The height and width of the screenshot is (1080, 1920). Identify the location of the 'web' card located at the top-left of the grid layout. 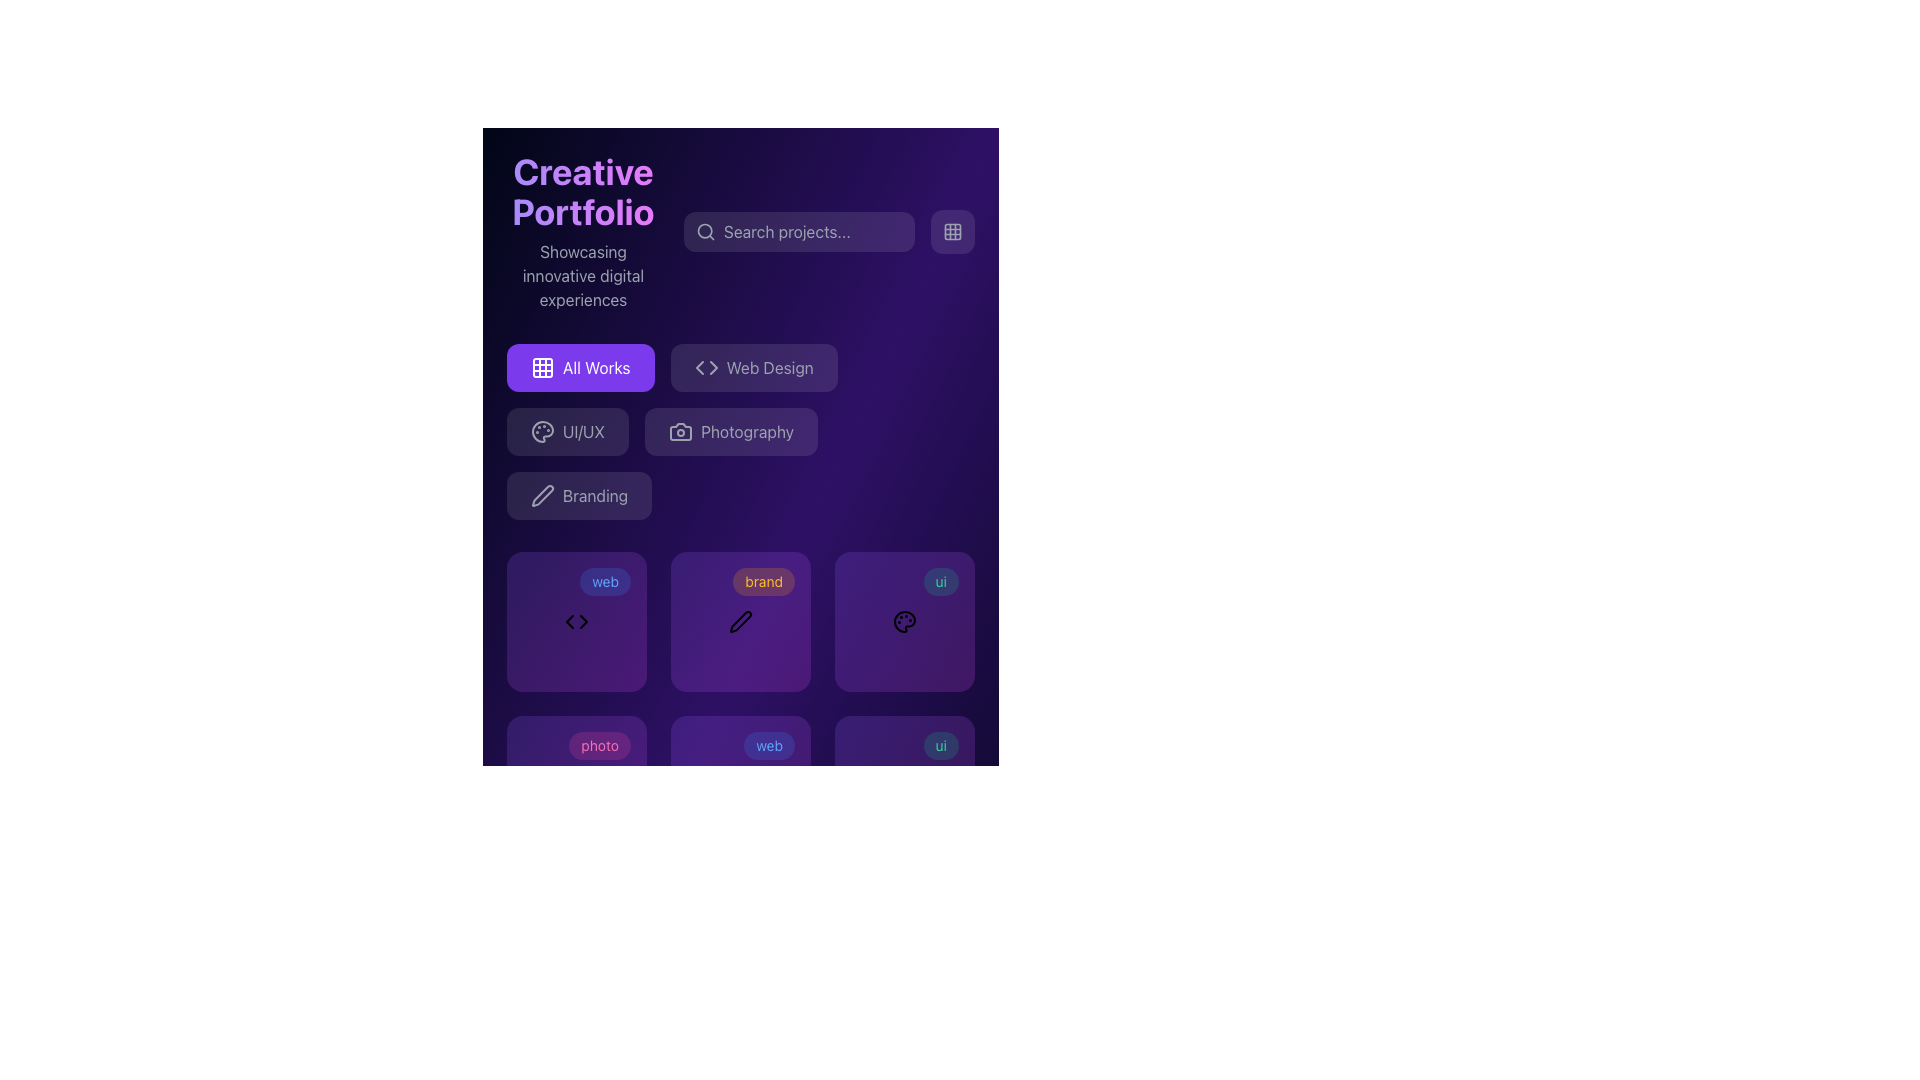
(575, 620).